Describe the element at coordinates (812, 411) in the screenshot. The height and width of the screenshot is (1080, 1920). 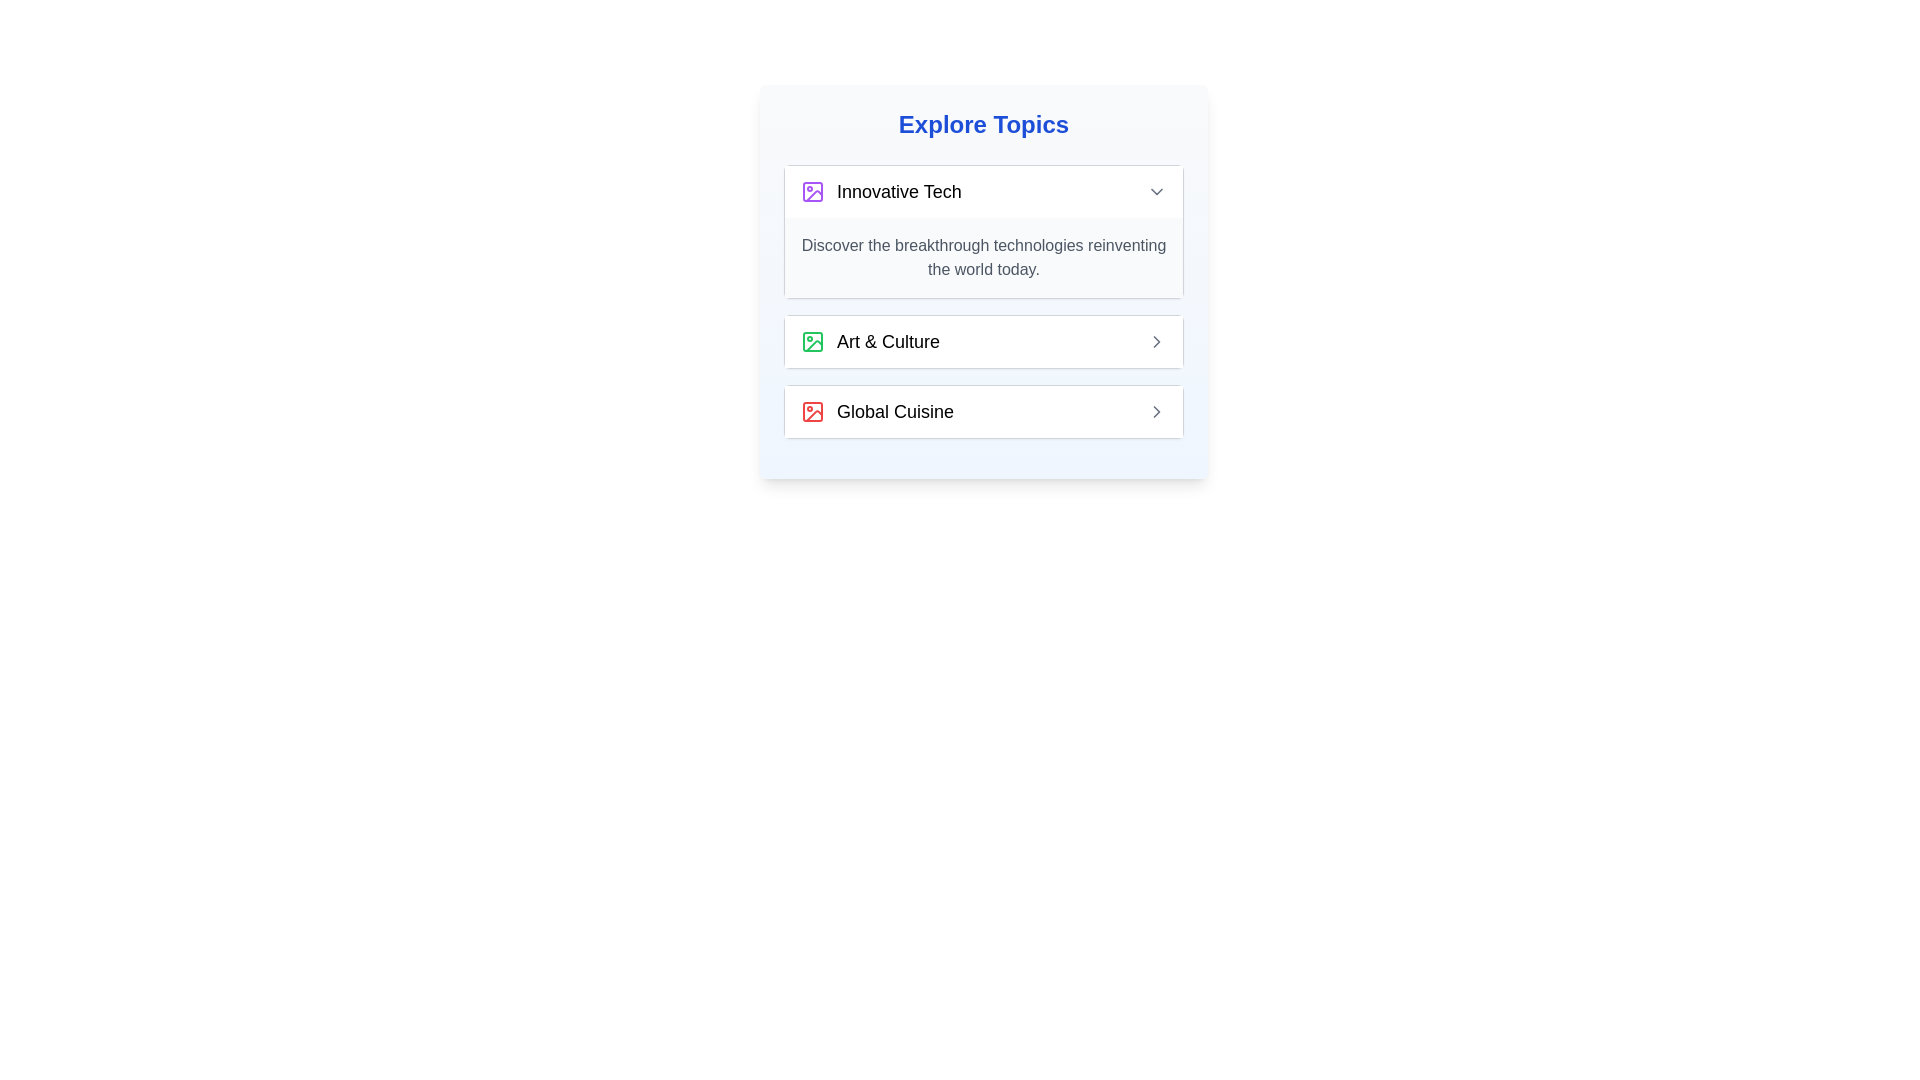
I see `the SVG-based image icon representing the 'Global Cuisine' topic, located` at that location.